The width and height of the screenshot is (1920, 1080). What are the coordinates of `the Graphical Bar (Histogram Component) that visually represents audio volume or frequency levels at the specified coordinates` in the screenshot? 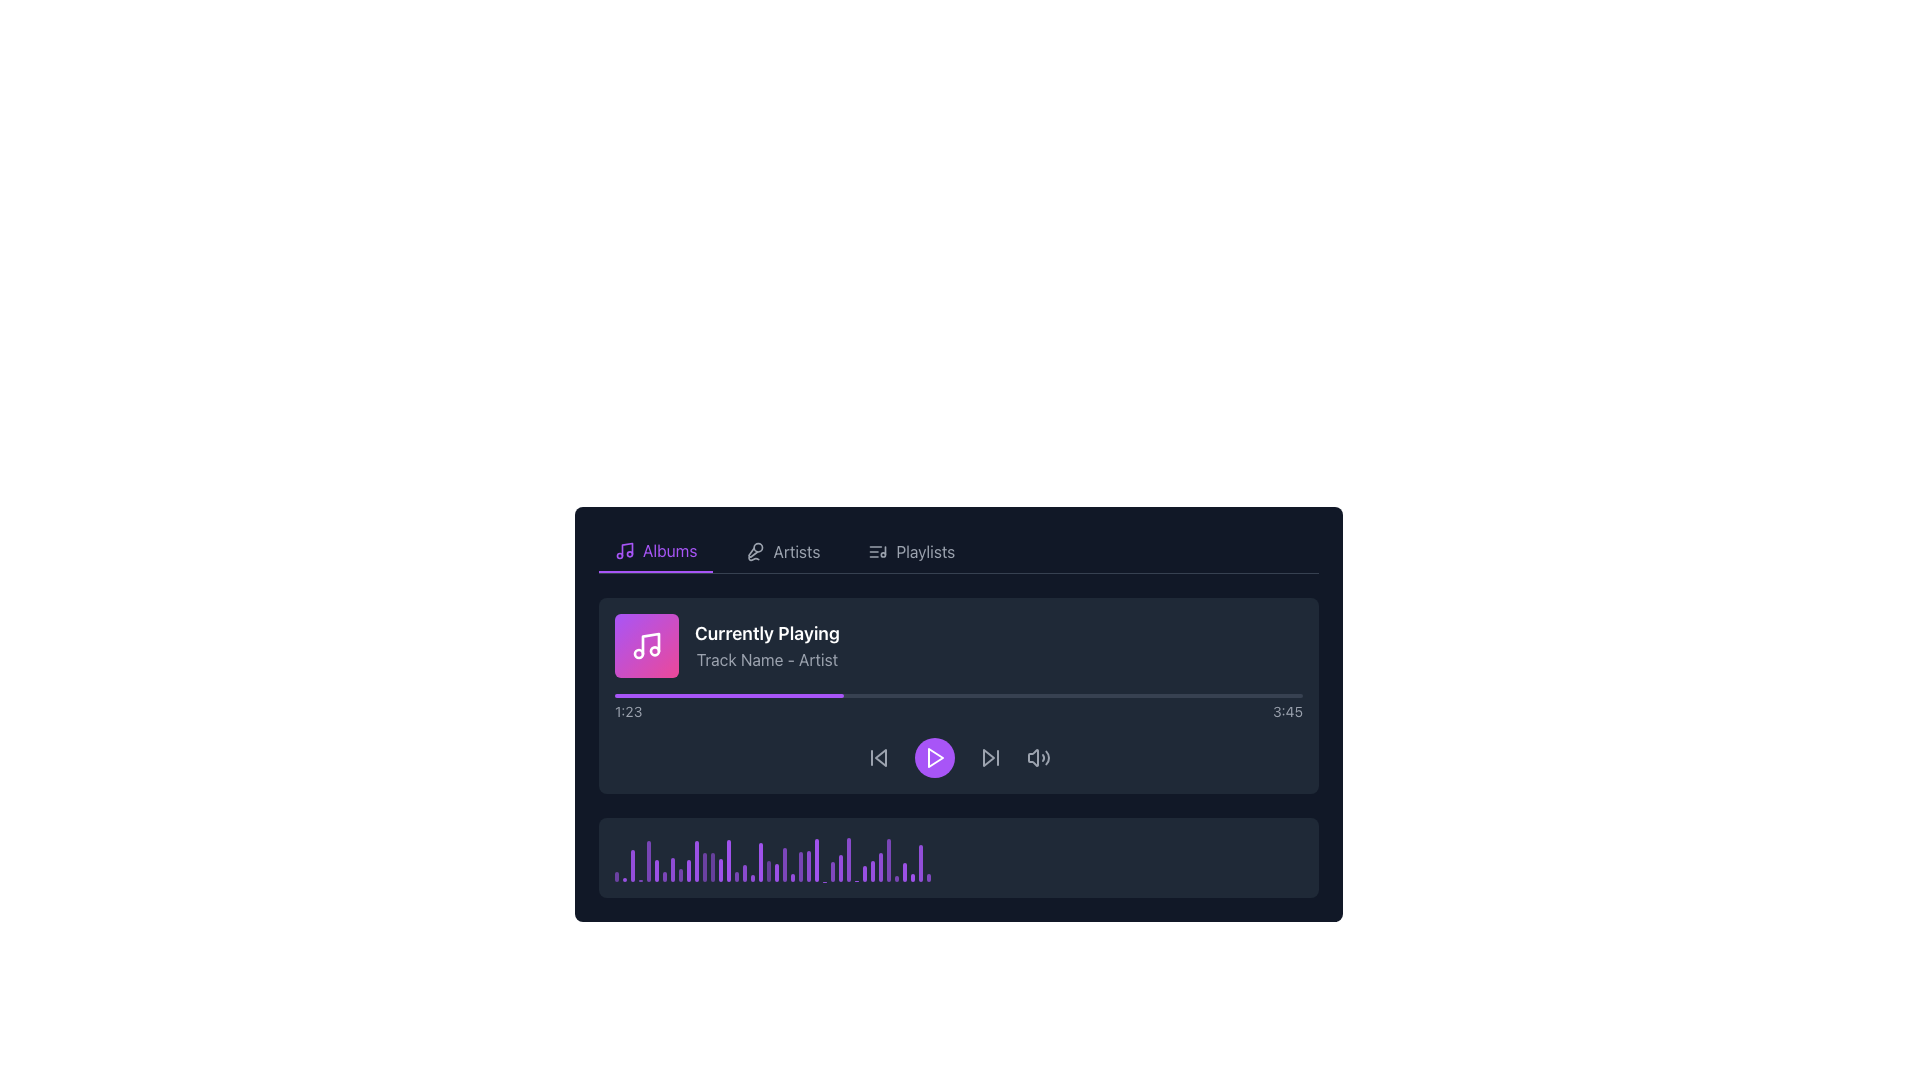 It's located at (648, 859).